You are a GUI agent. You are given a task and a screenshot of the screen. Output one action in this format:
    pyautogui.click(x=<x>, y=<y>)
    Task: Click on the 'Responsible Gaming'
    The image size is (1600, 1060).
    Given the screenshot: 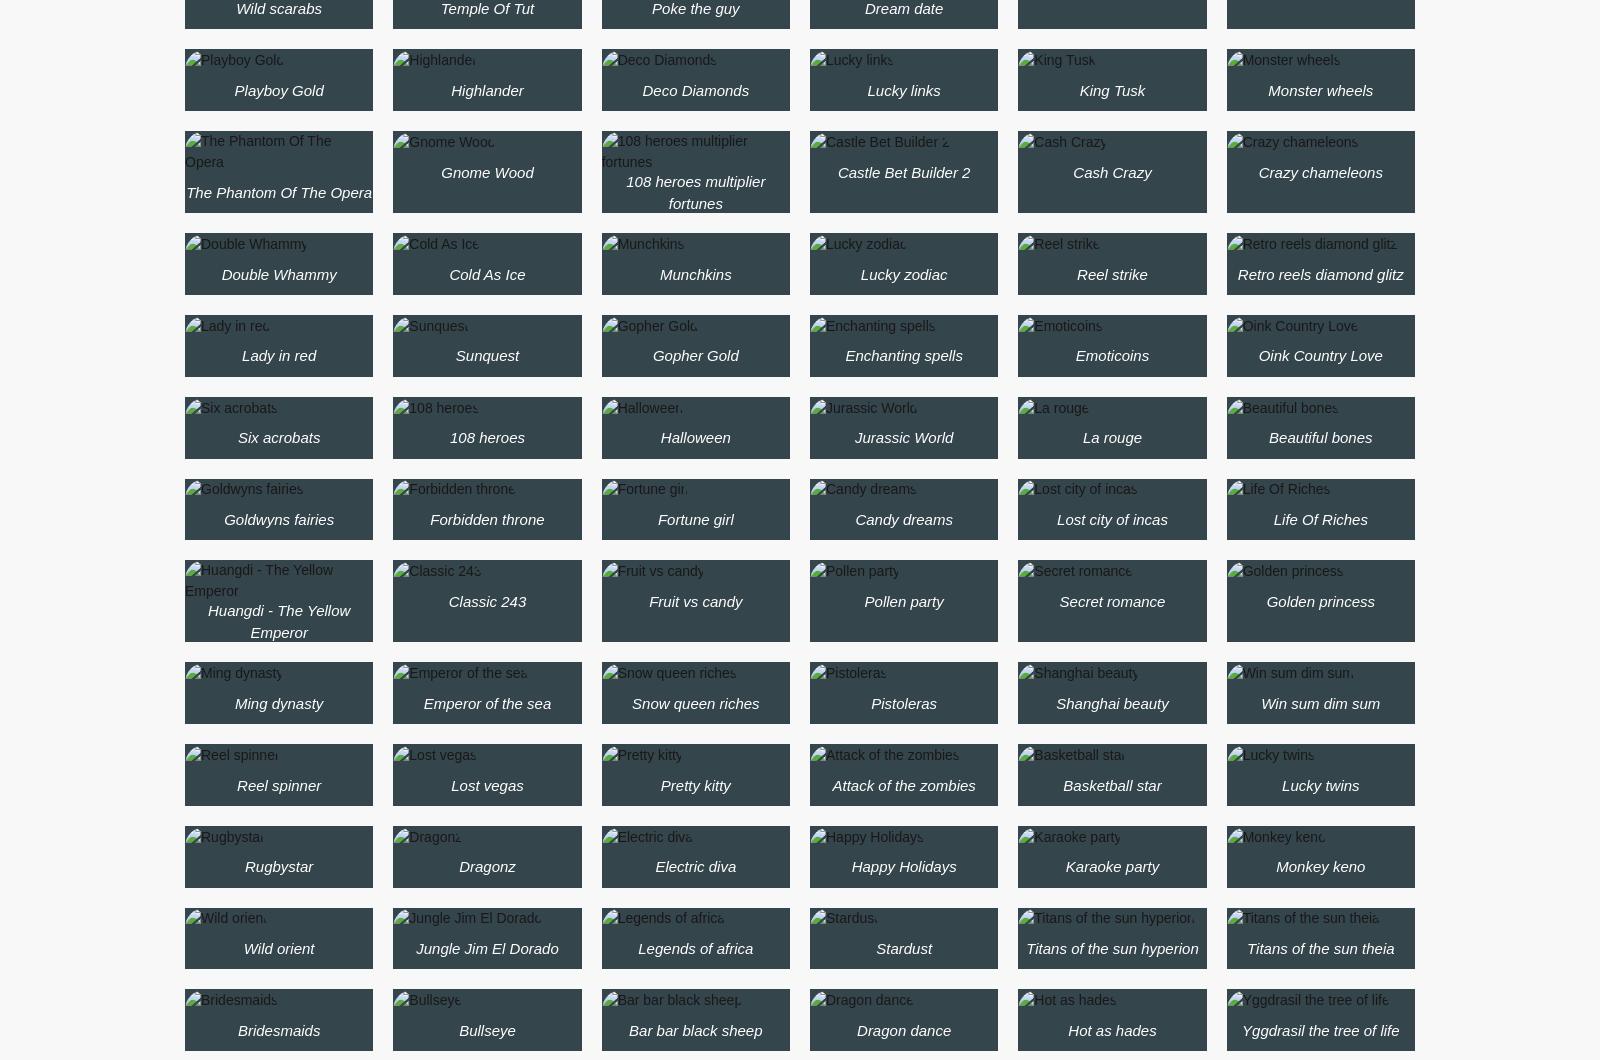 What is the action you would take?
    pyautogui.click(x=614, y=250)
    